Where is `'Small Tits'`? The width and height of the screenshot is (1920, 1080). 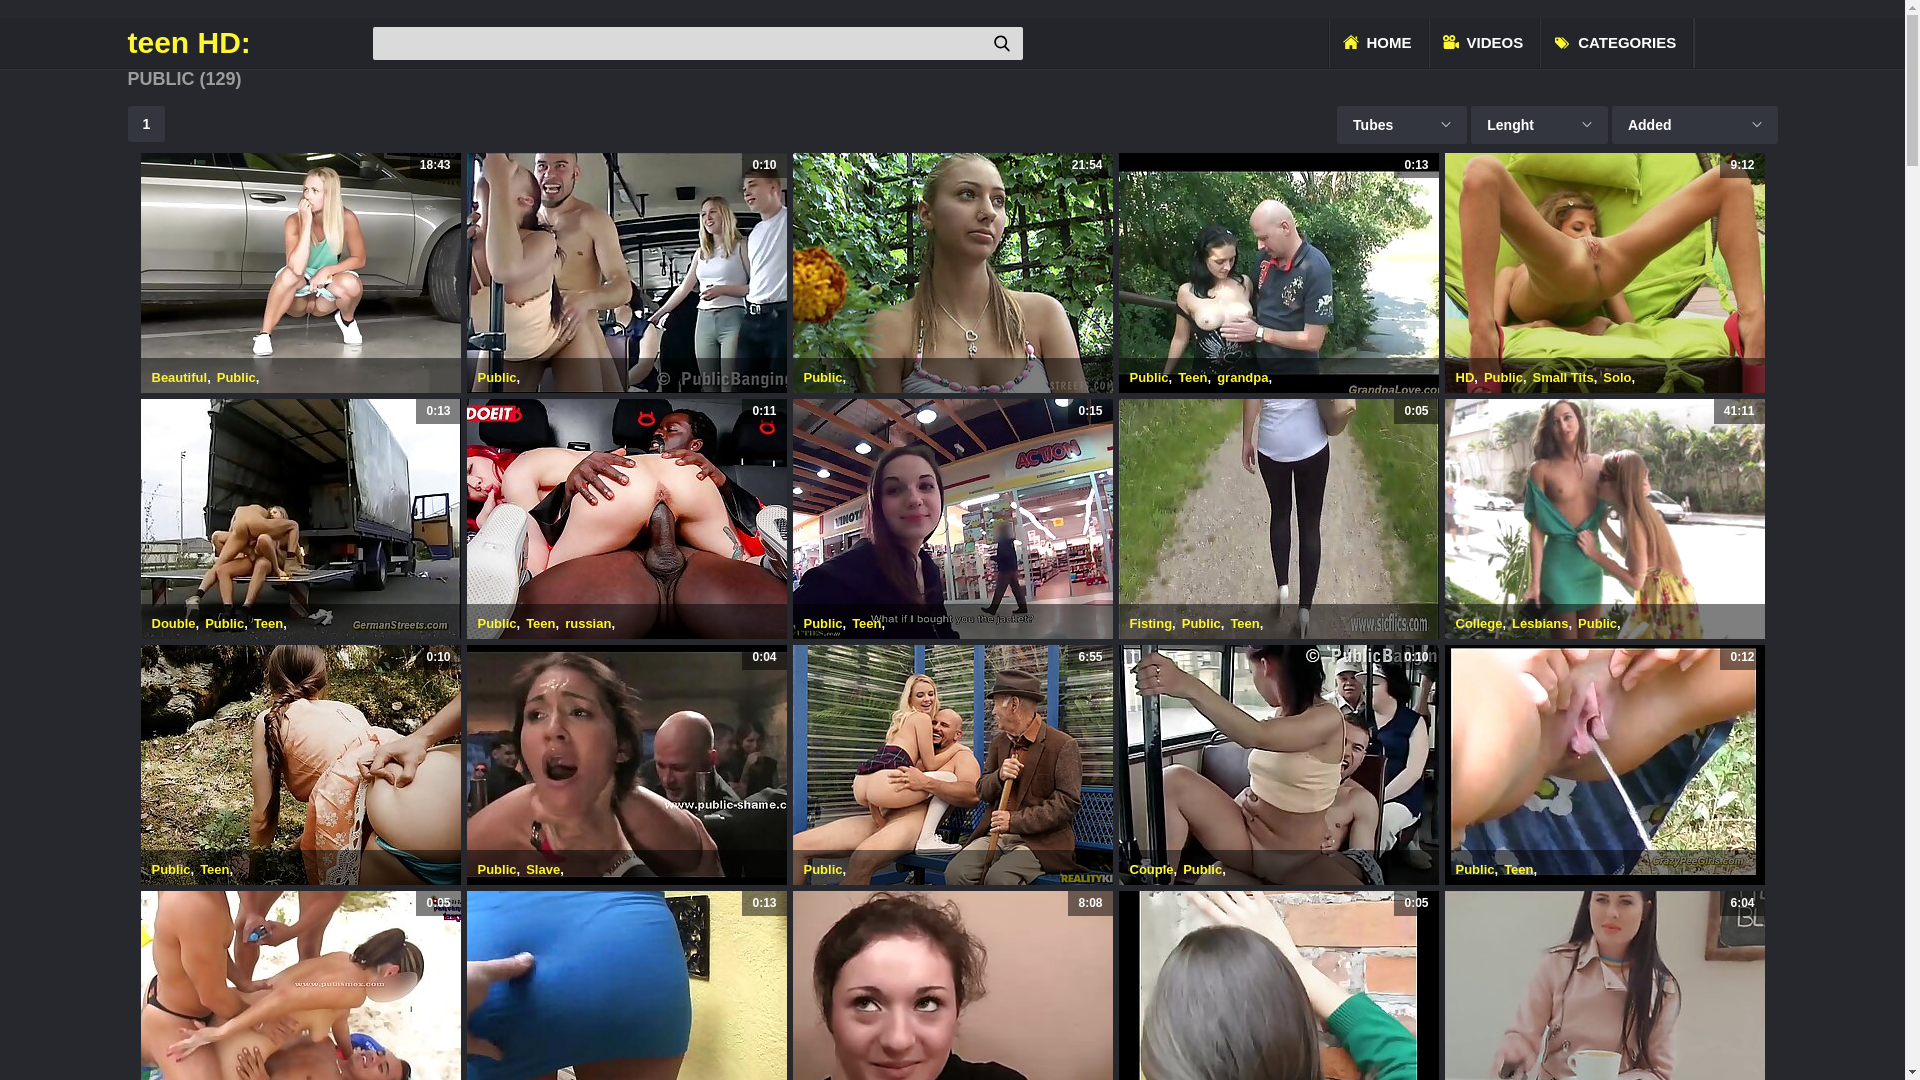 'Small Tits' is located at coordinates (1562, 377).